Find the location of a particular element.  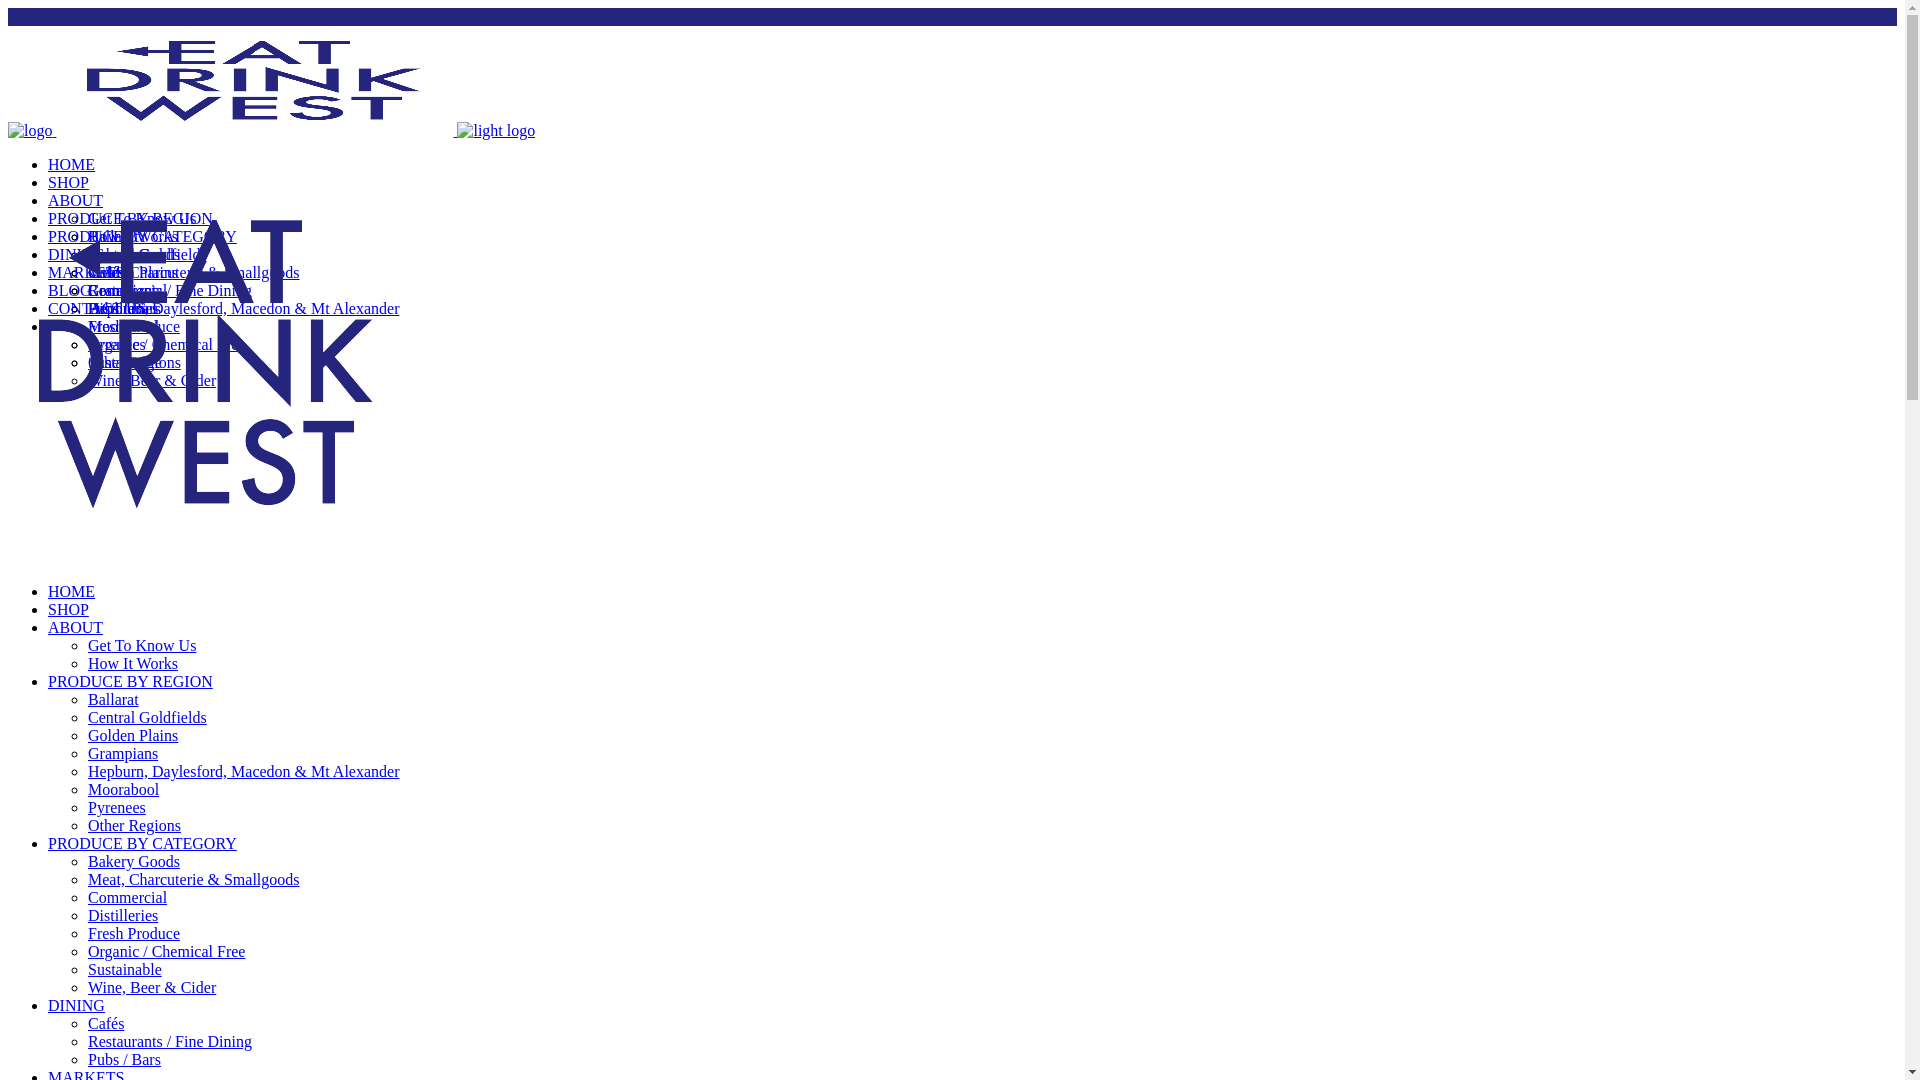

'Ballarat' is located at coordinates (112, 698).